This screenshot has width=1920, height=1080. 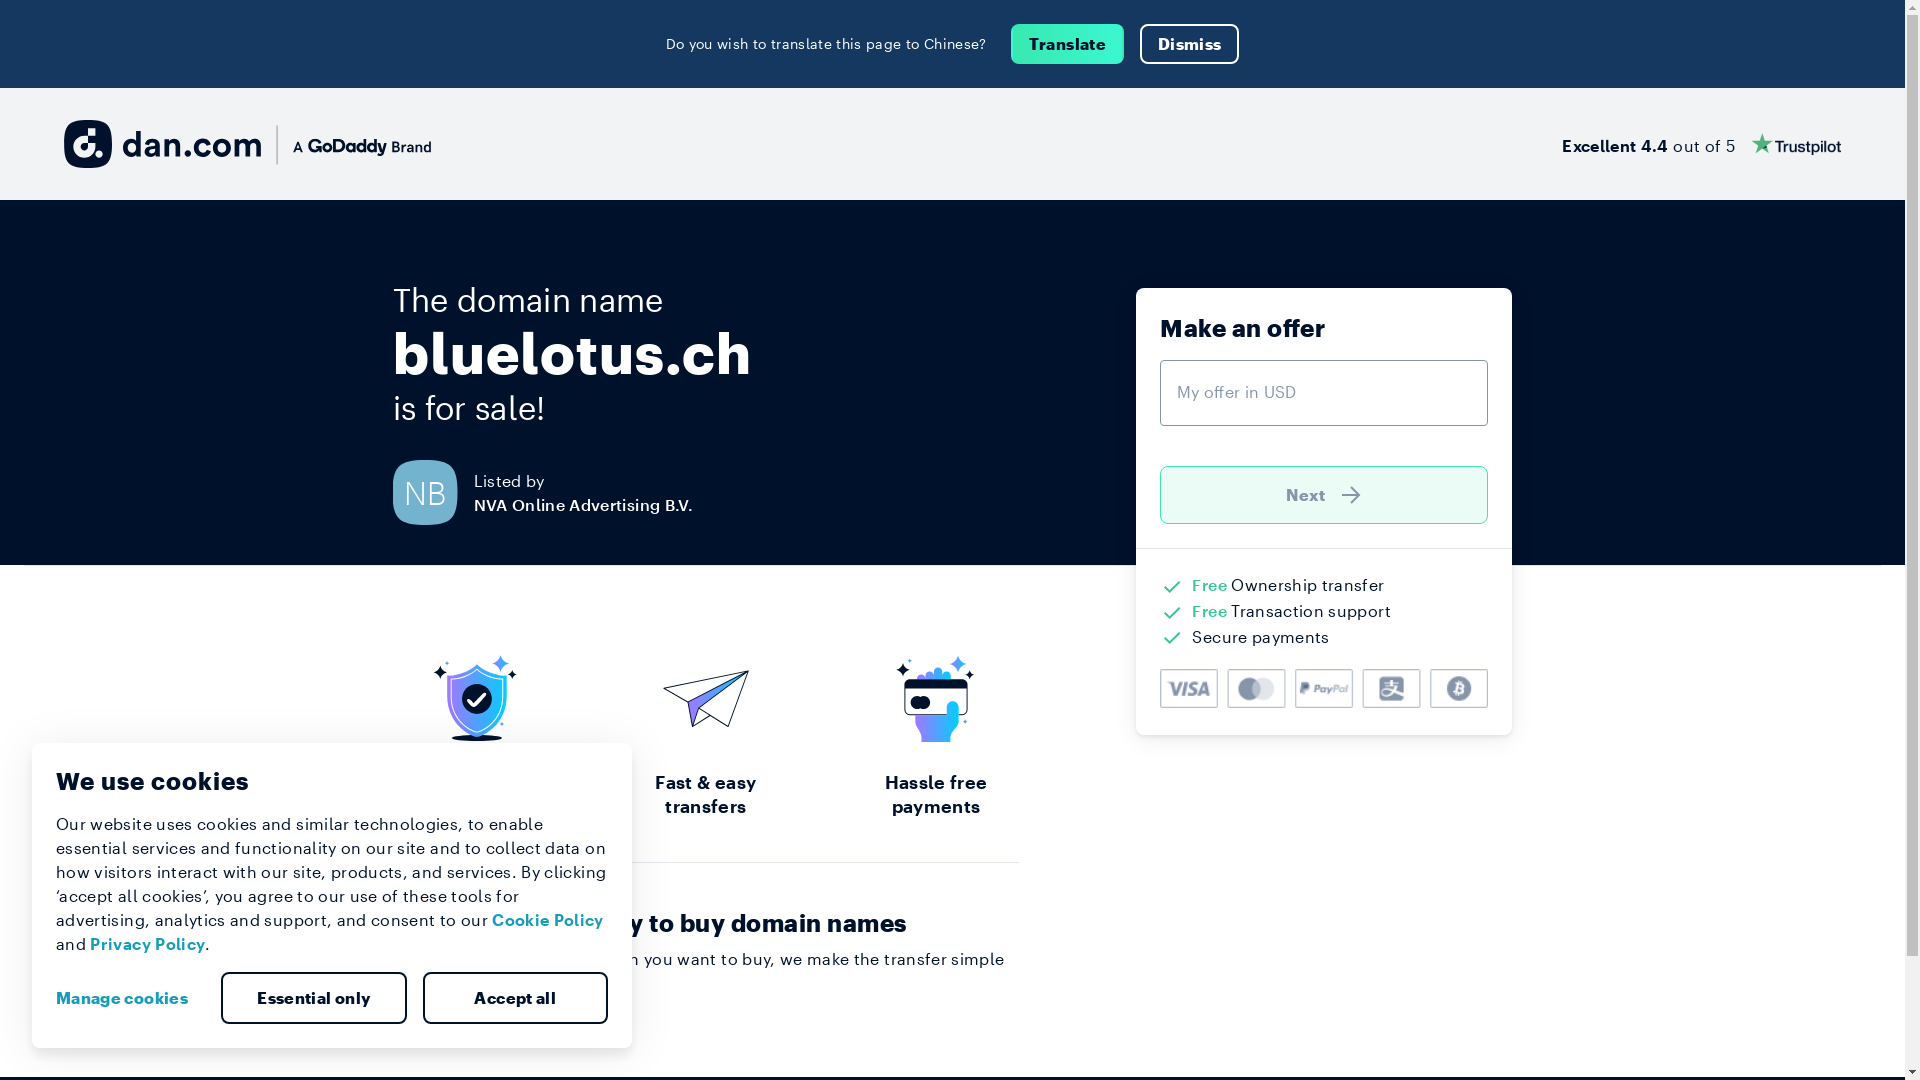 I want to click on 'Next, so click(x=1324, y=494).